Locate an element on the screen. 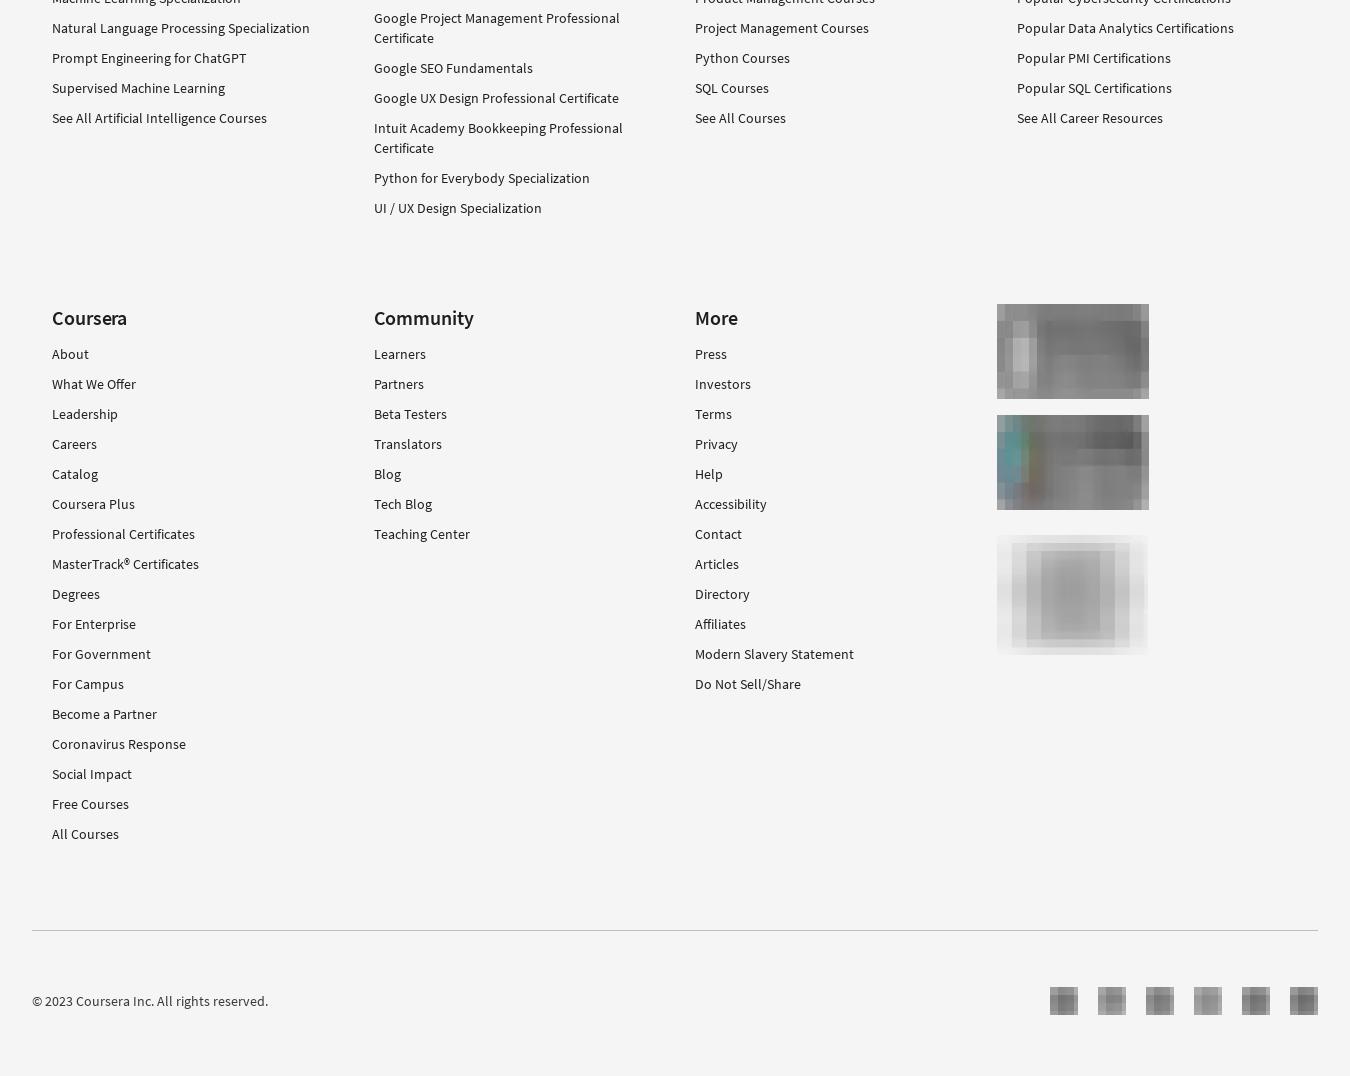 The image size is (1350, 1076). 'Popular PMI Certifications' is located at coordinates (1016, 57).